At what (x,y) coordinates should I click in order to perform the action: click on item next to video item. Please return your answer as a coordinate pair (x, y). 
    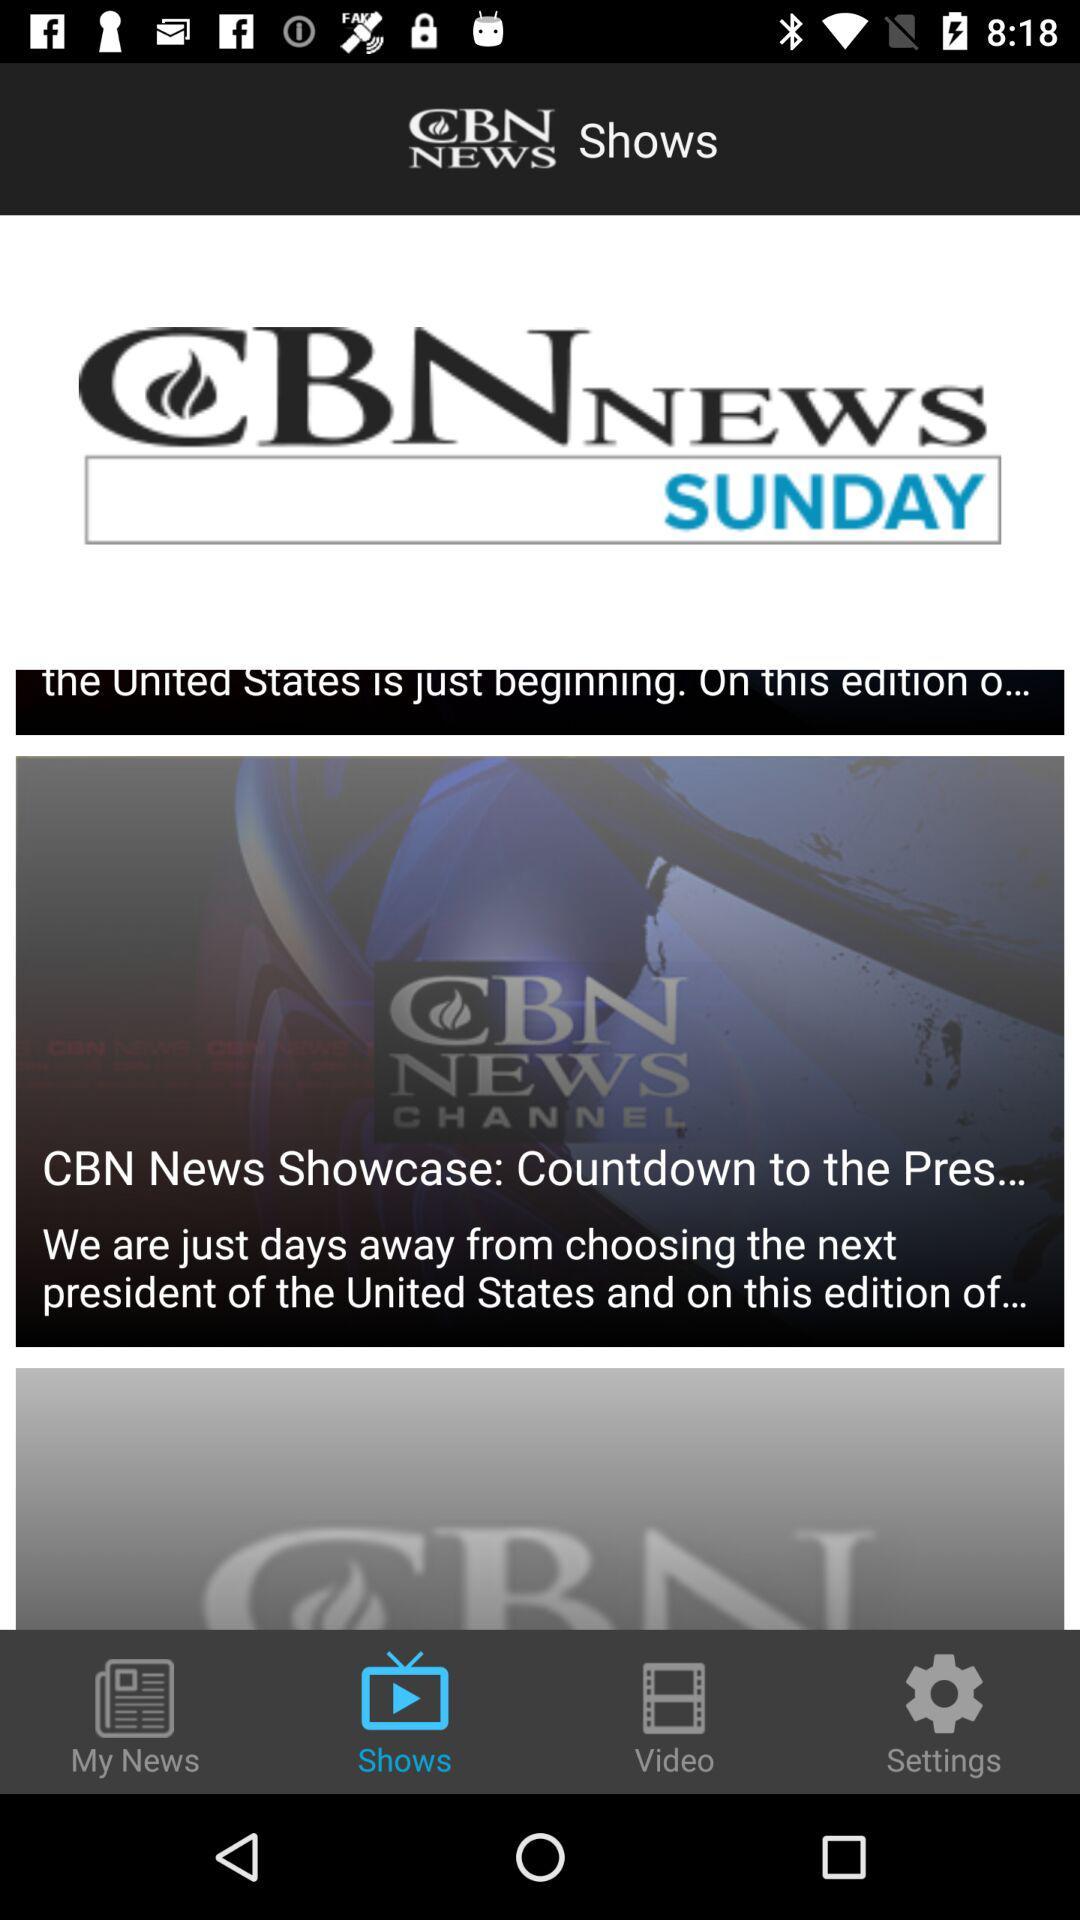
    Looking at the image, I should click on (944, 1712).